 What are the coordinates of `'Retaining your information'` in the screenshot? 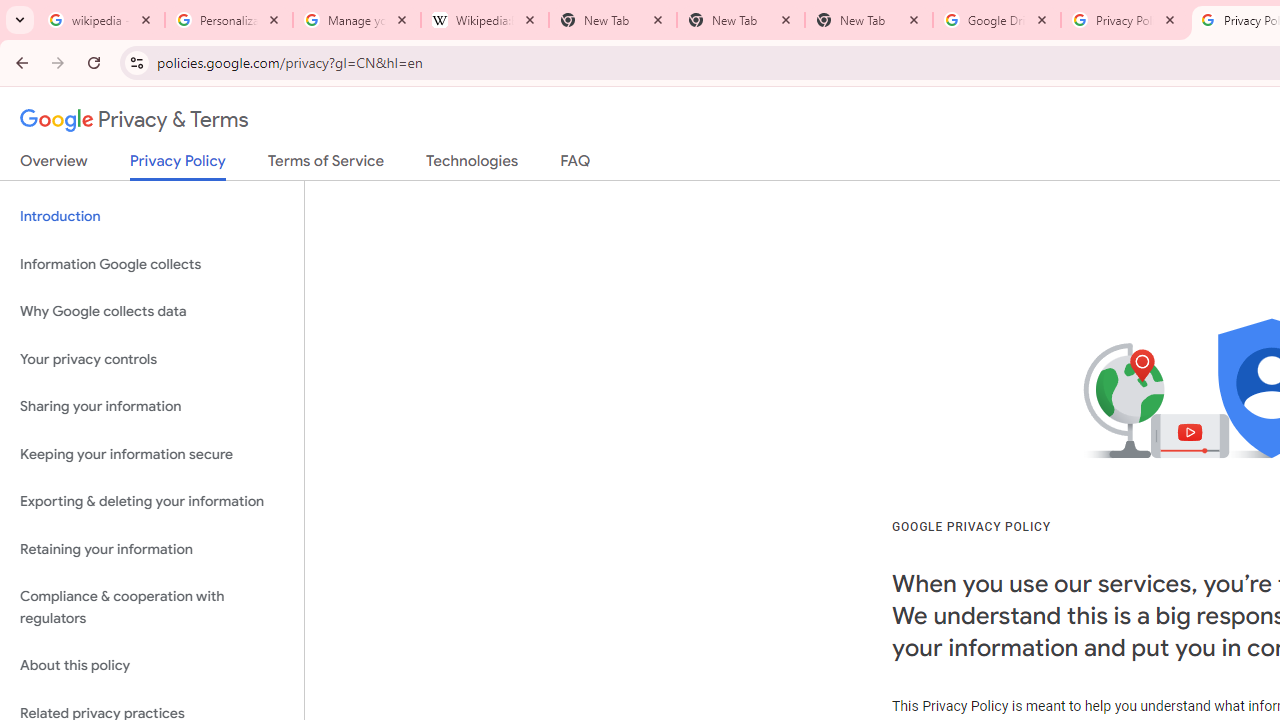 It's located at (151, 549).